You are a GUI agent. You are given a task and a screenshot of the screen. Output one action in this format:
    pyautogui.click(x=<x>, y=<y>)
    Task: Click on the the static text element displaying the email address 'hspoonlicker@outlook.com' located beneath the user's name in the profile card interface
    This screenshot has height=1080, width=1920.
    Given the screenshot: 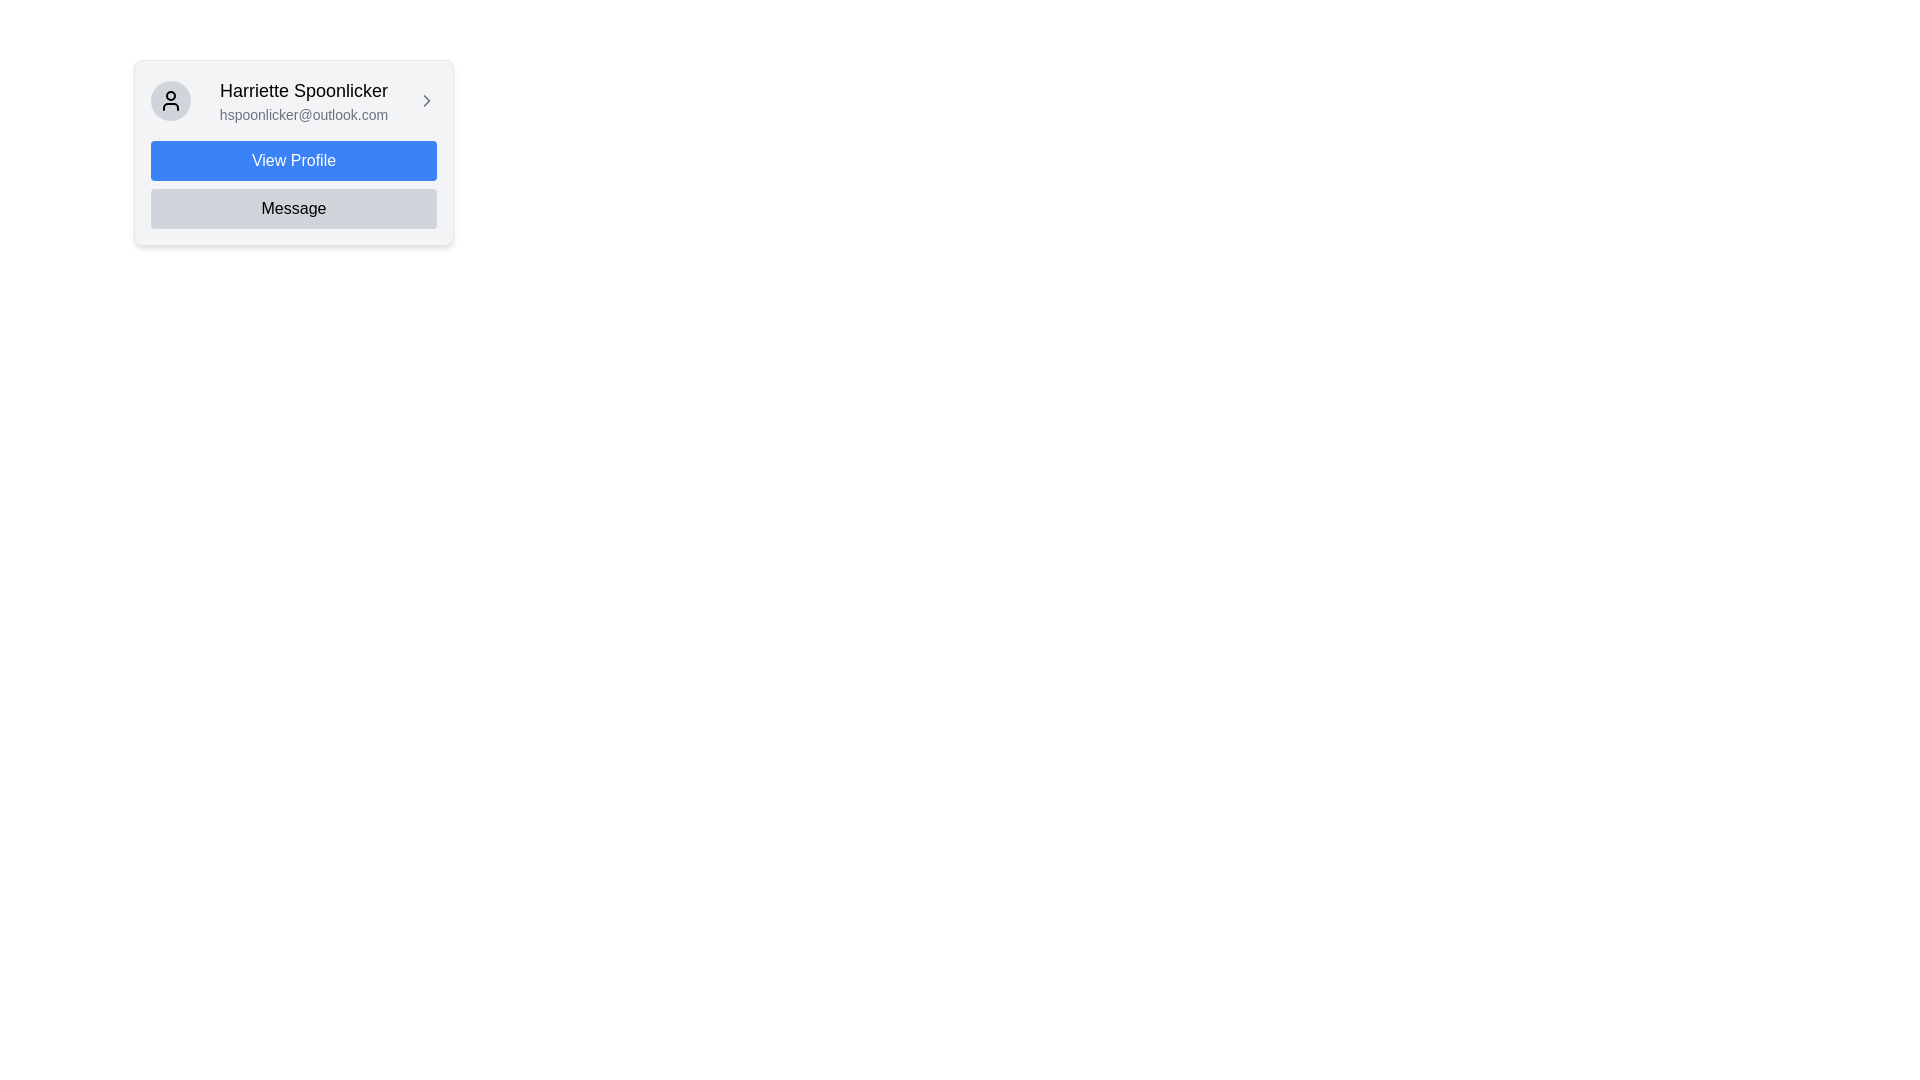 What is the action you would take?
    pyautogui.click(x=302, y=115)
    